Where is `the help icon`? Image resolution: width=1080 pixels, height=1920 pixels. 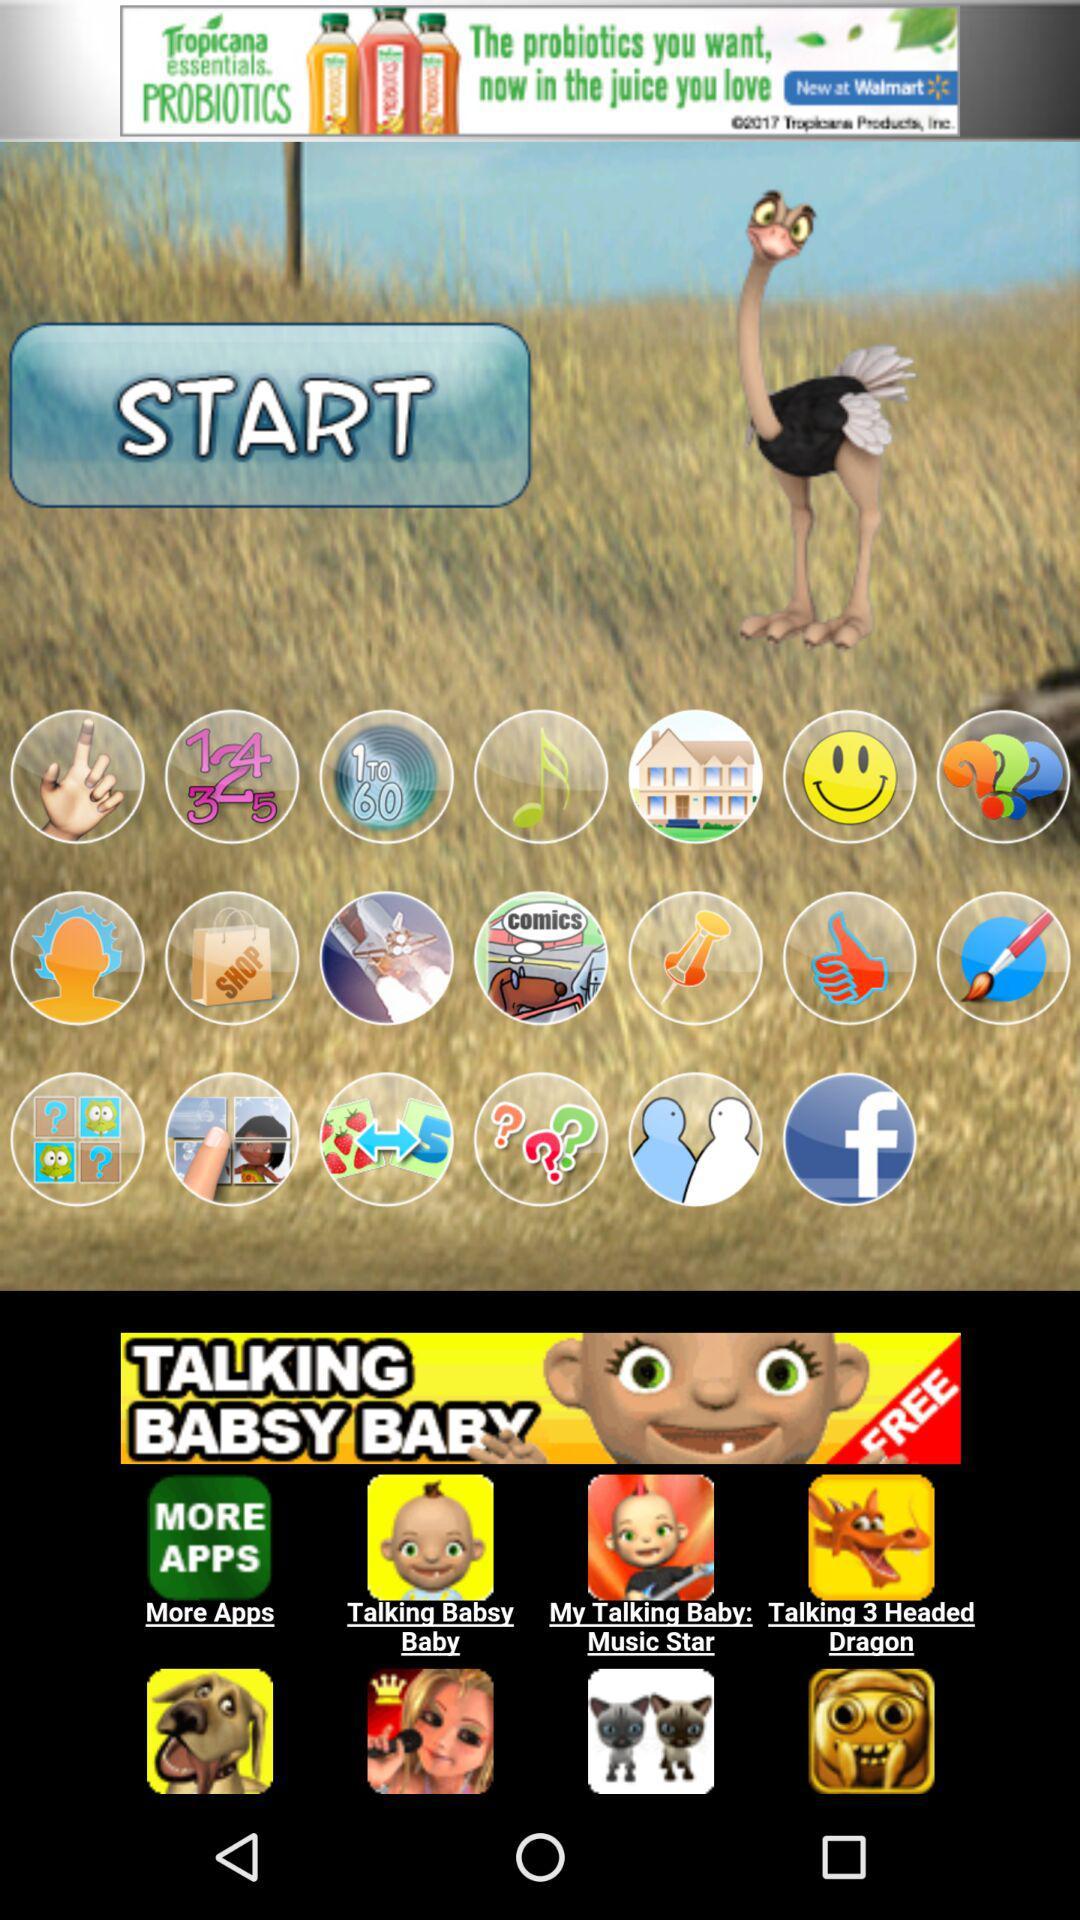
the help icon is located at coordinates (540, 1218).